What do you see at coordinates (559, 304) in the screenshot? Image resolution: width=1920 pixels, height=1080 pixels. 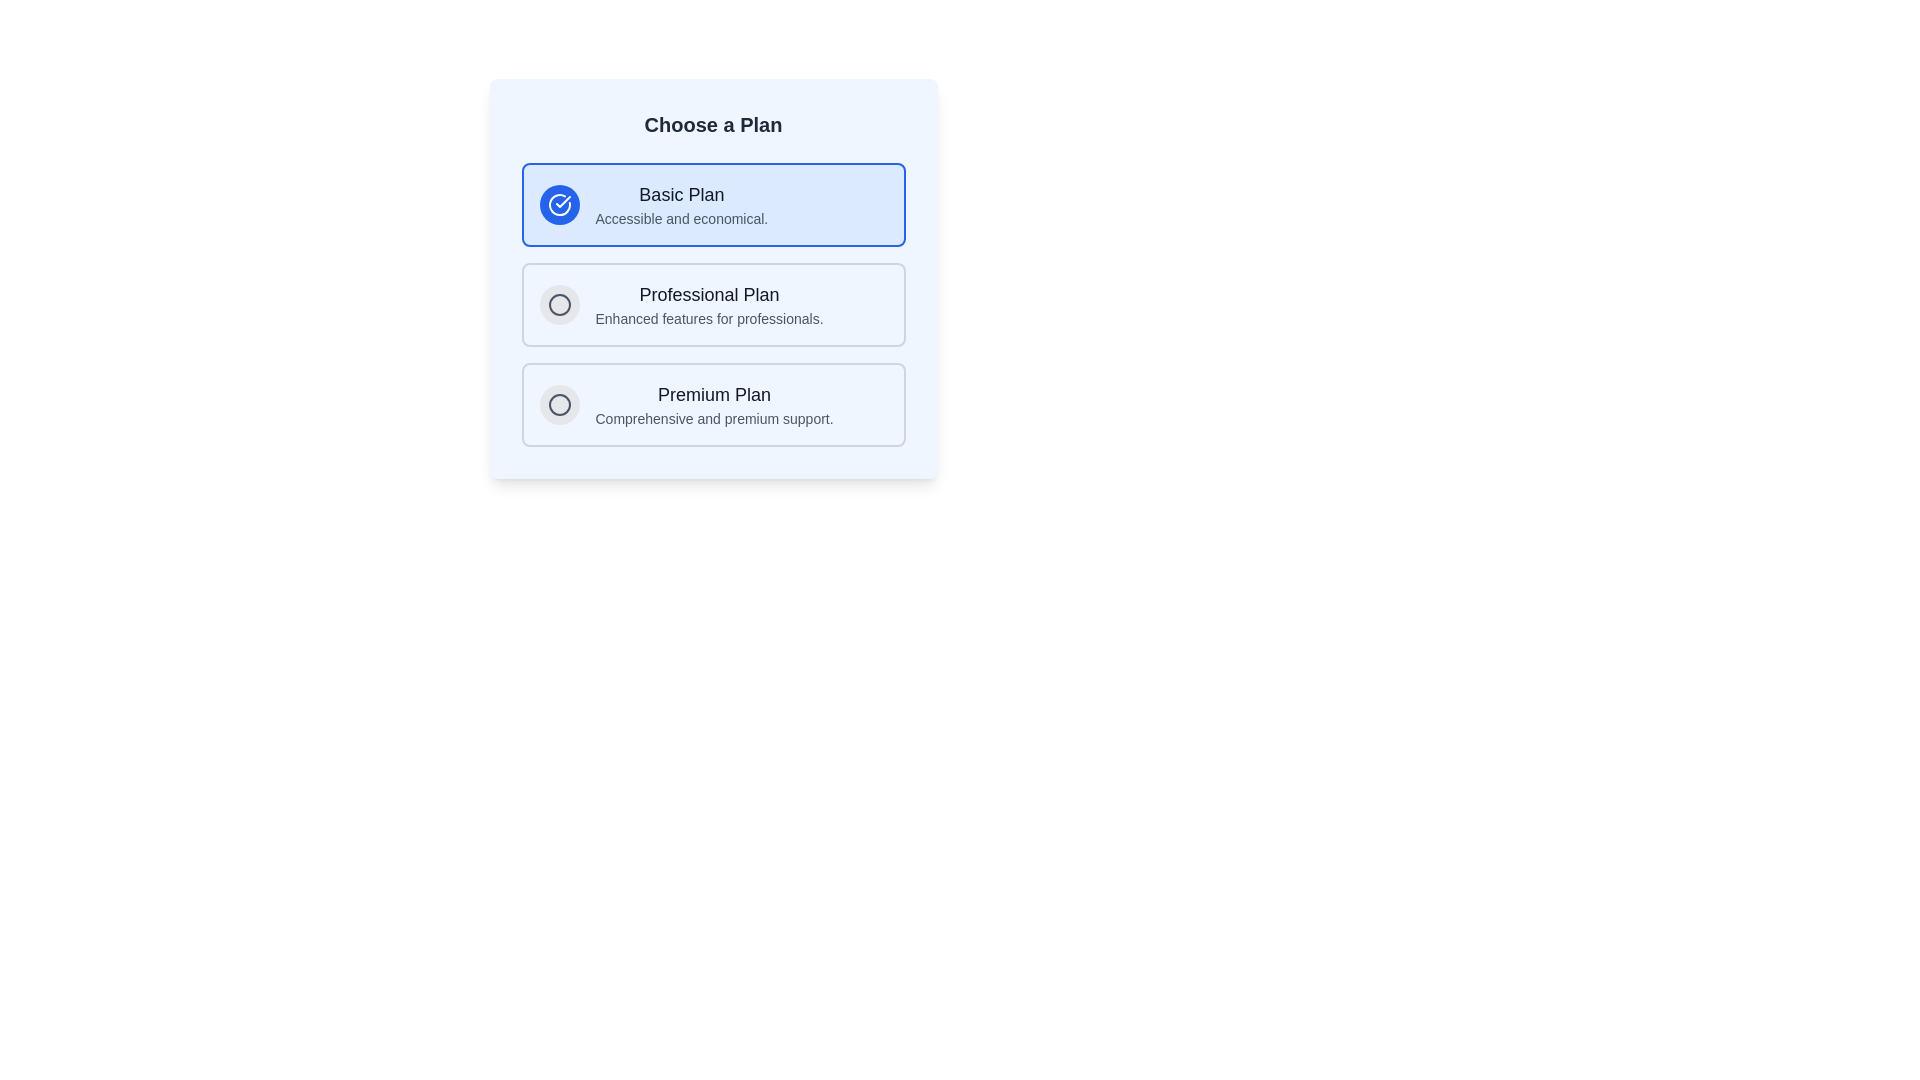 I see `the graphical indicator icon for the 'Professional Plan' option located in the second row of the plan selections` at bounding box center [559, 304].